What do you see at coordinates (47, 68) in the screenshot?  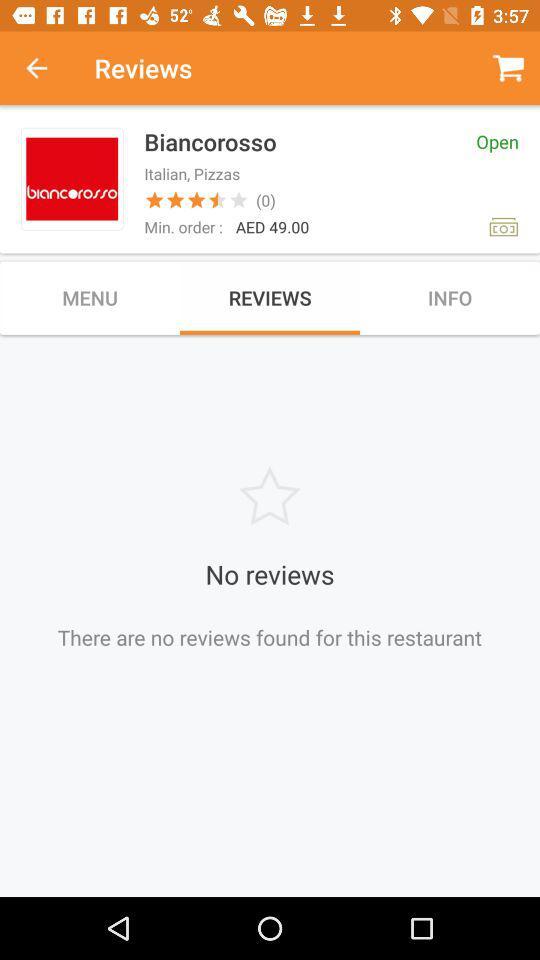 I see `go back` at bounding box center [47, 68].